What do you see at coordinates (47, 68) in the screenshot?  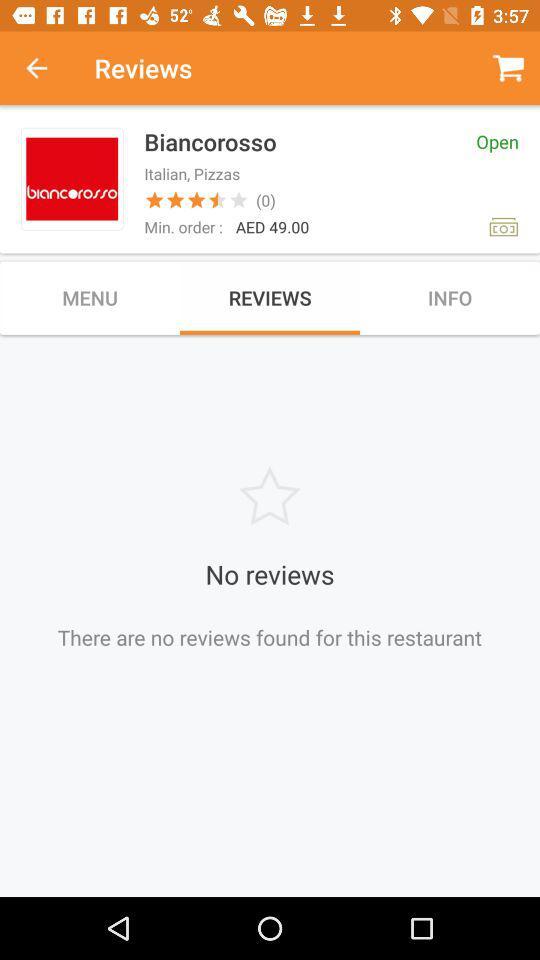 I see `go back` at bounding box center [47, 68].